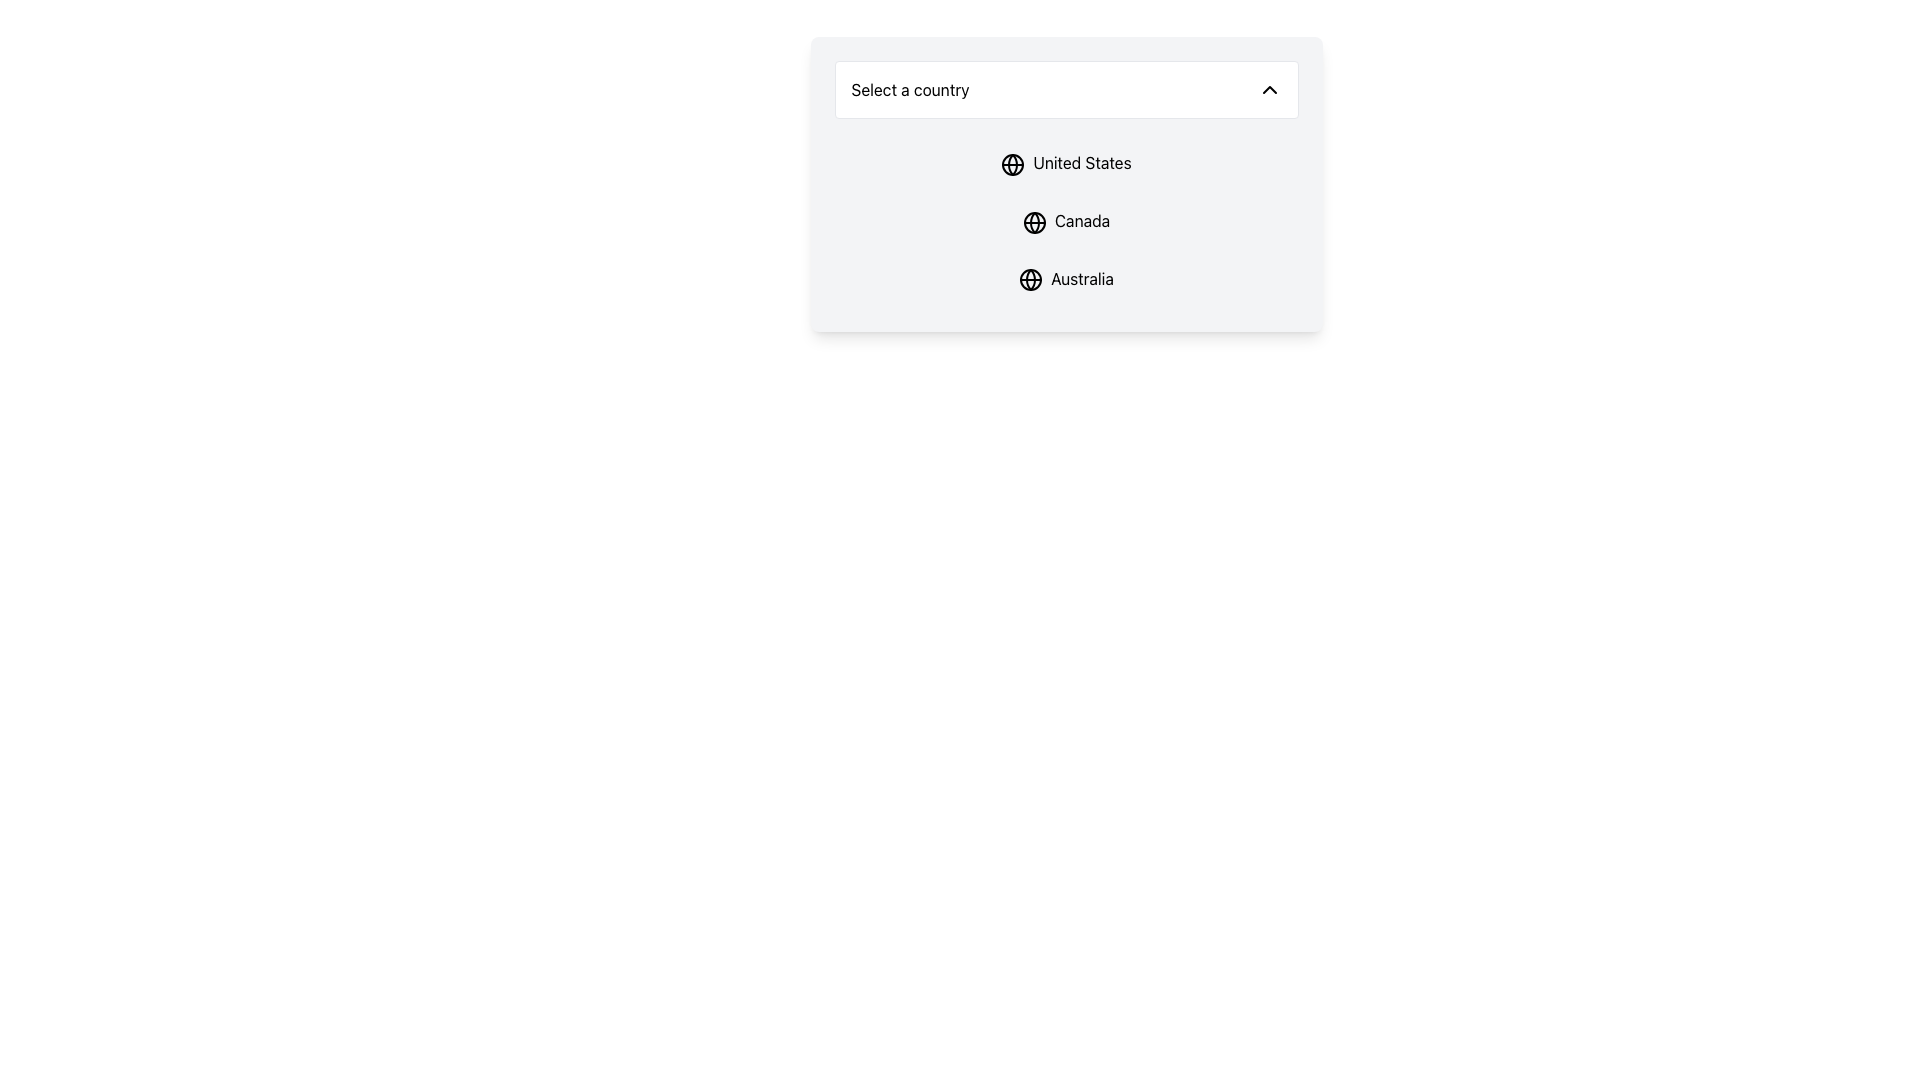  What do you see at coordinates (1013, 163) in the screenshot?
I see `the circular globe icon located adjacent to the text 'United States' in the dropdown menu` at bounding box center [1013, 163].